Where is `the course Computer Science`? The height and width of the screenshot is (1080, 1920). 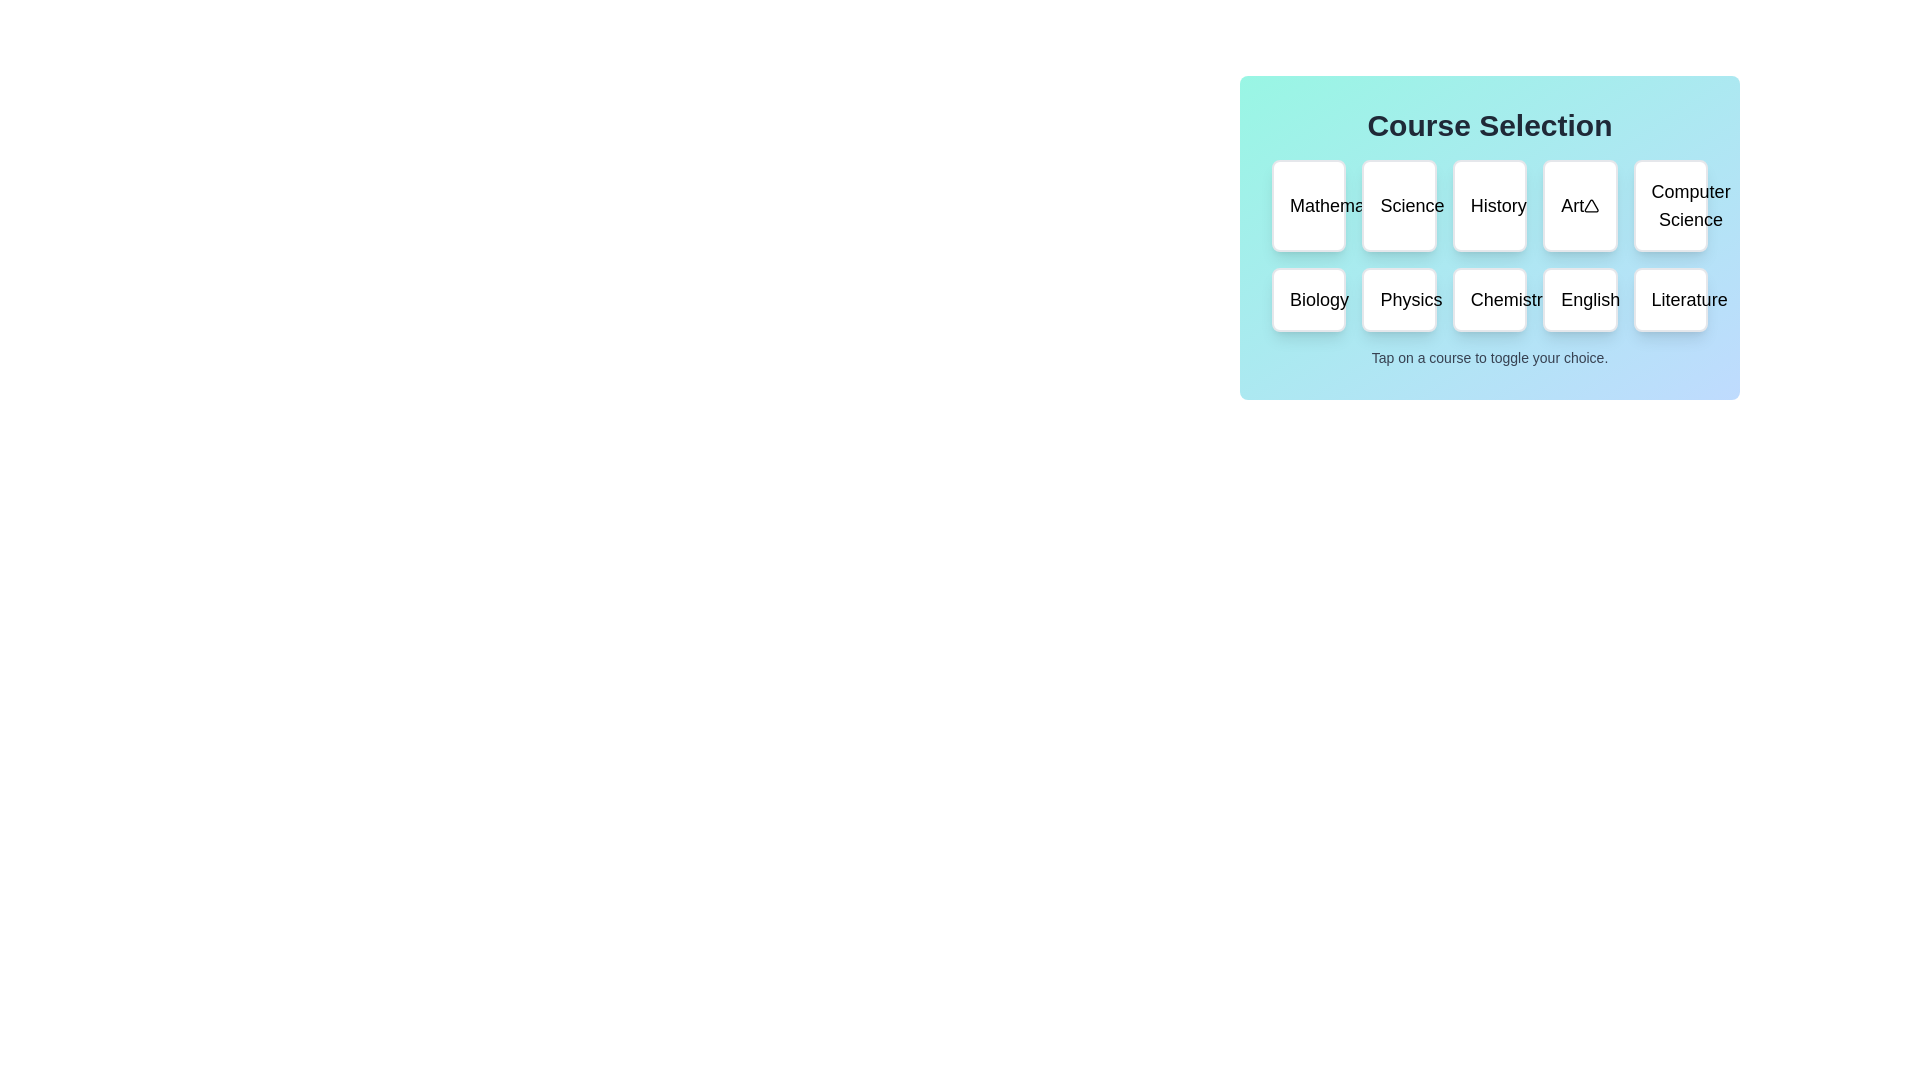 the course Computer Science is located at coordinates (1670, 205).